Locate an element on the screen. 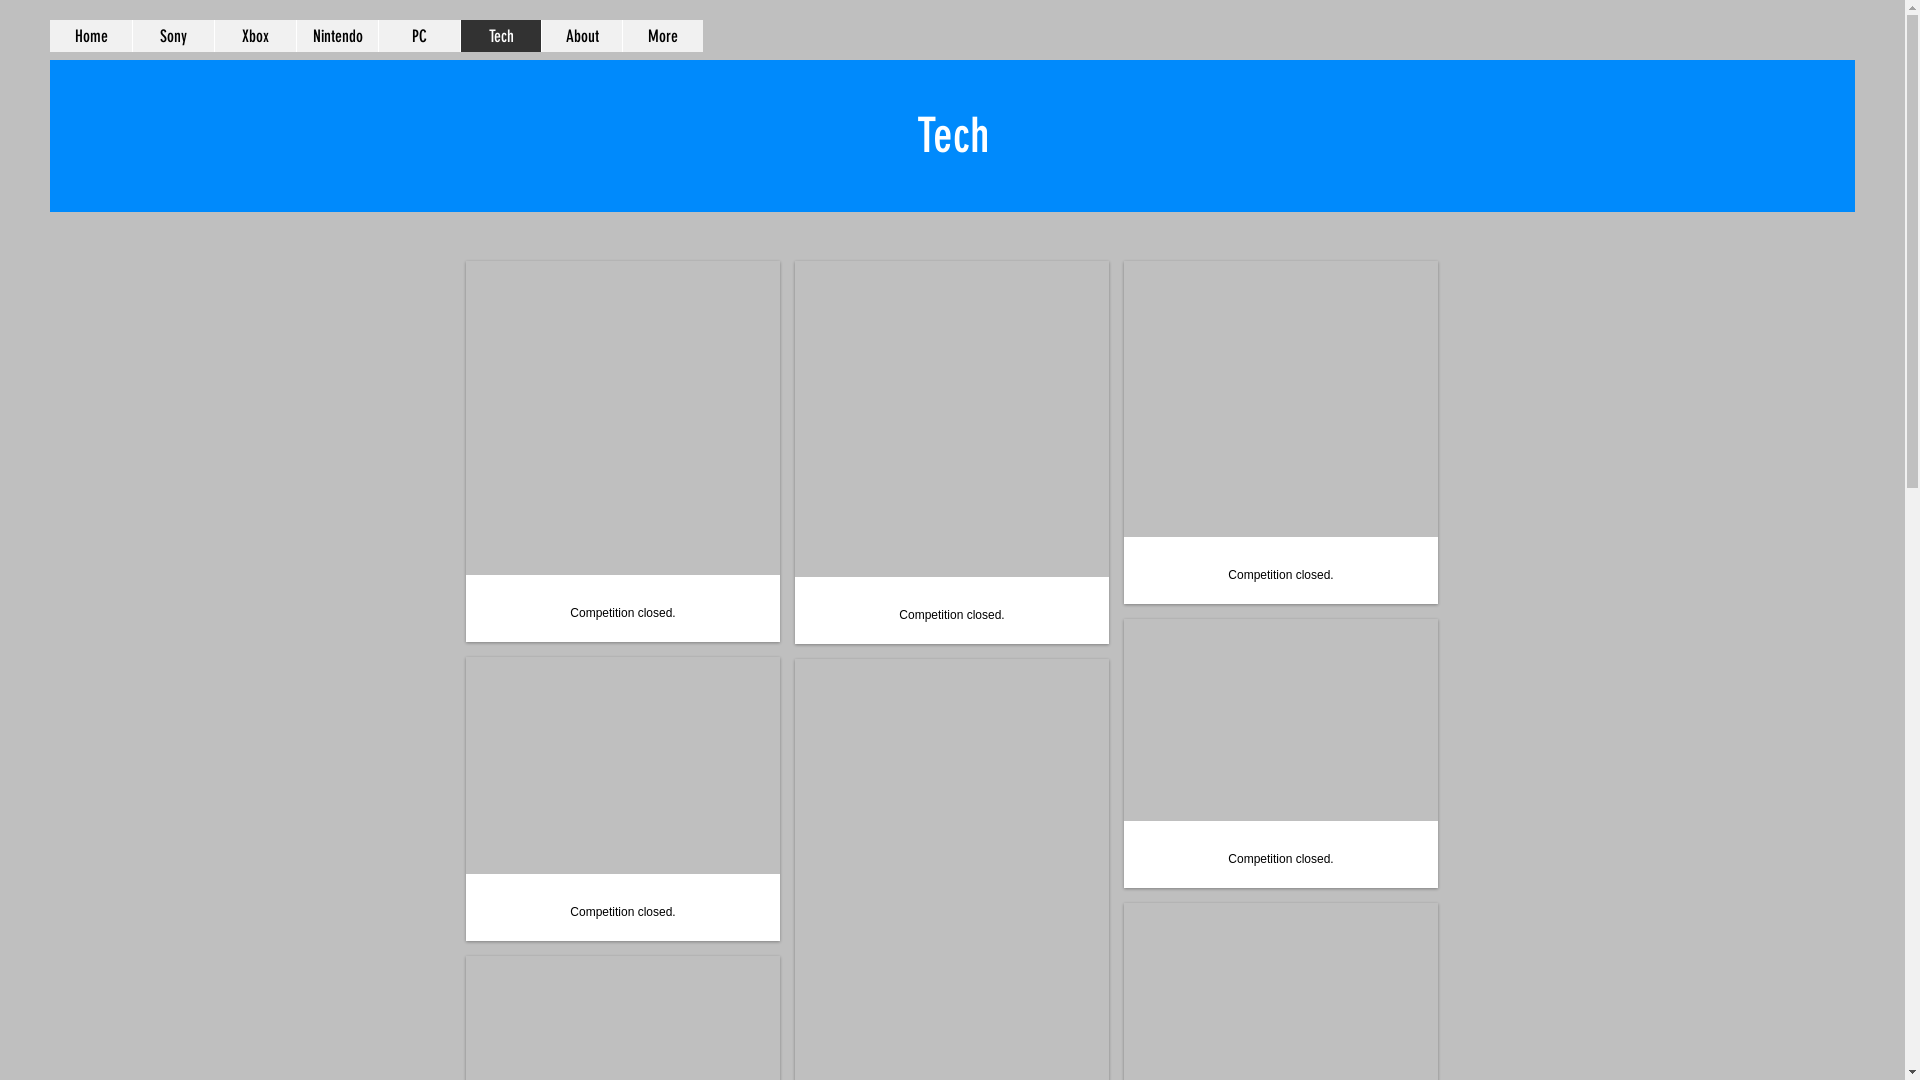 The image size is (1920, 1080). 'Tech' is located at coordinates (500, 35).